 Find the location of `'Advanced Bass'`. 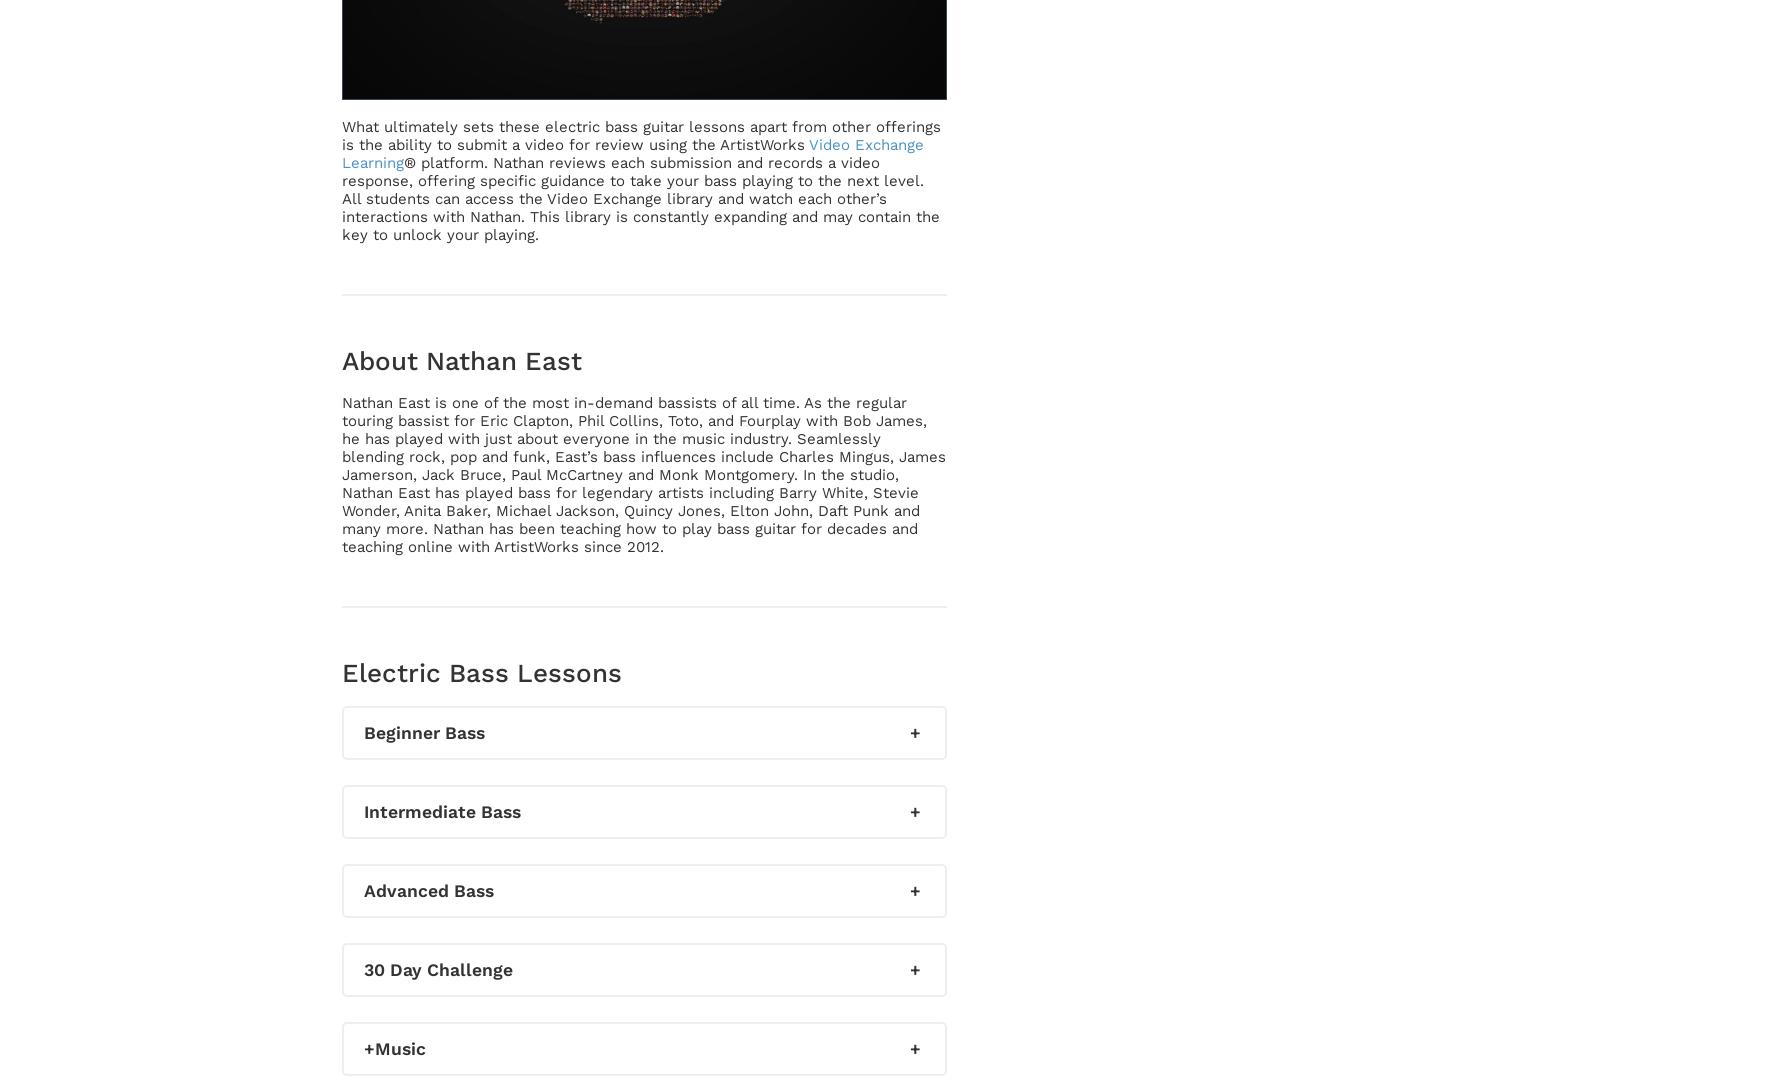

'Advanced Bass' is located at coordinates (427, 890).